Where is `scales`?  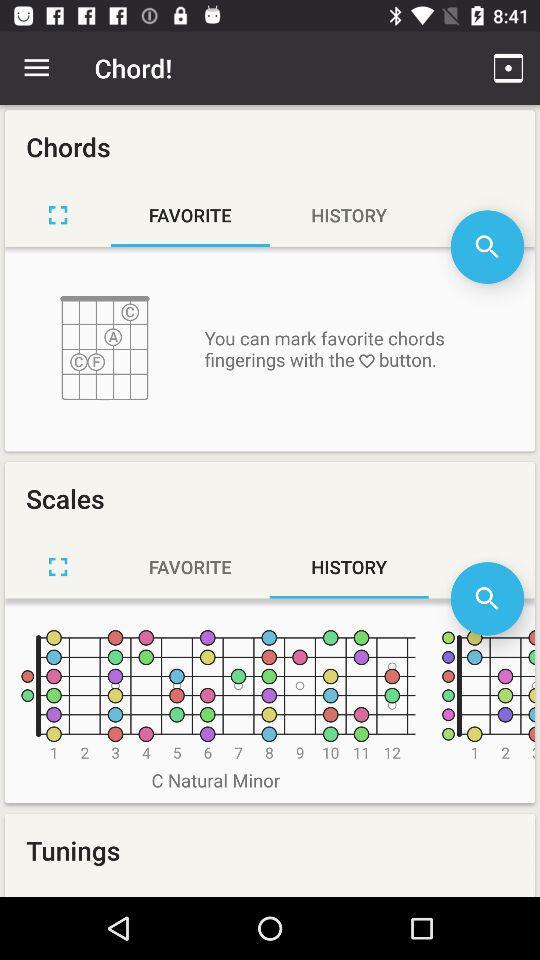 scales is located at coordinates (58, 566).